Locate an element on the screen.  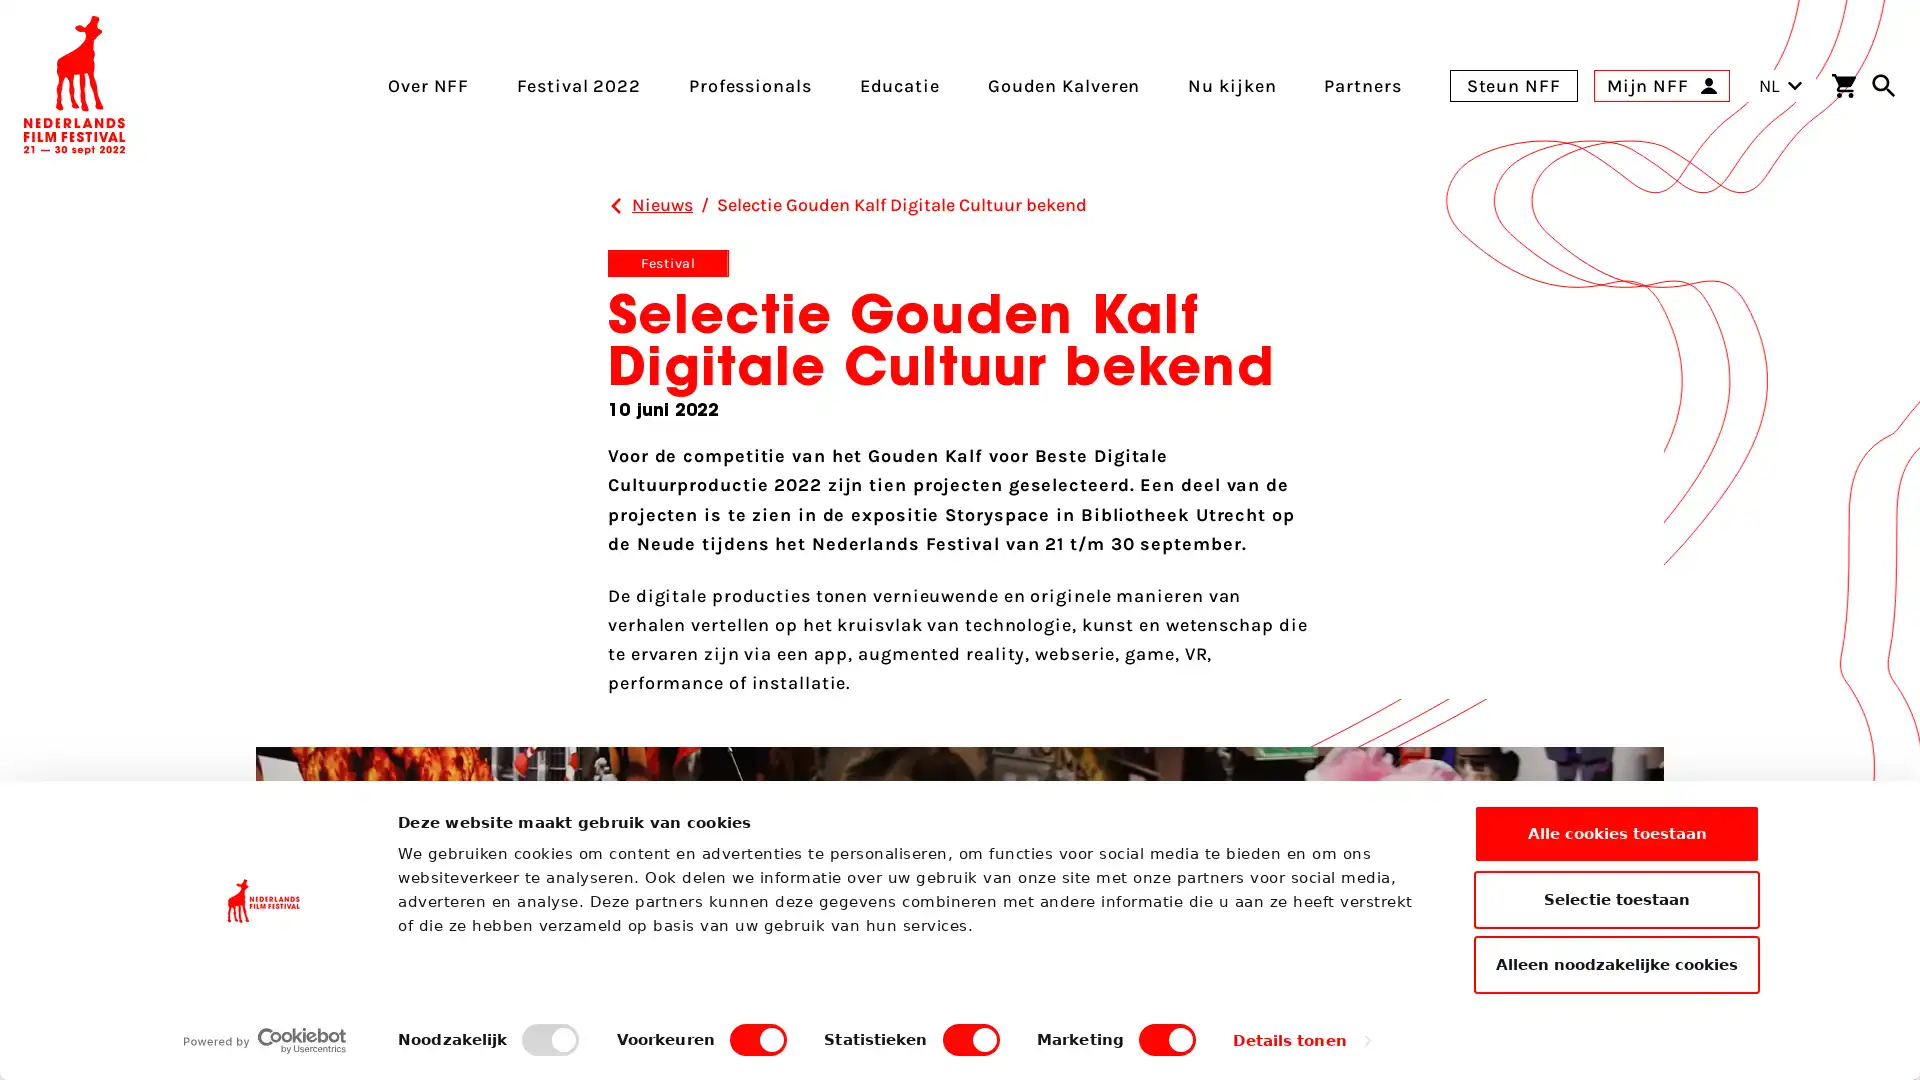
Open live chat is located at coordinates (1880, 1033).